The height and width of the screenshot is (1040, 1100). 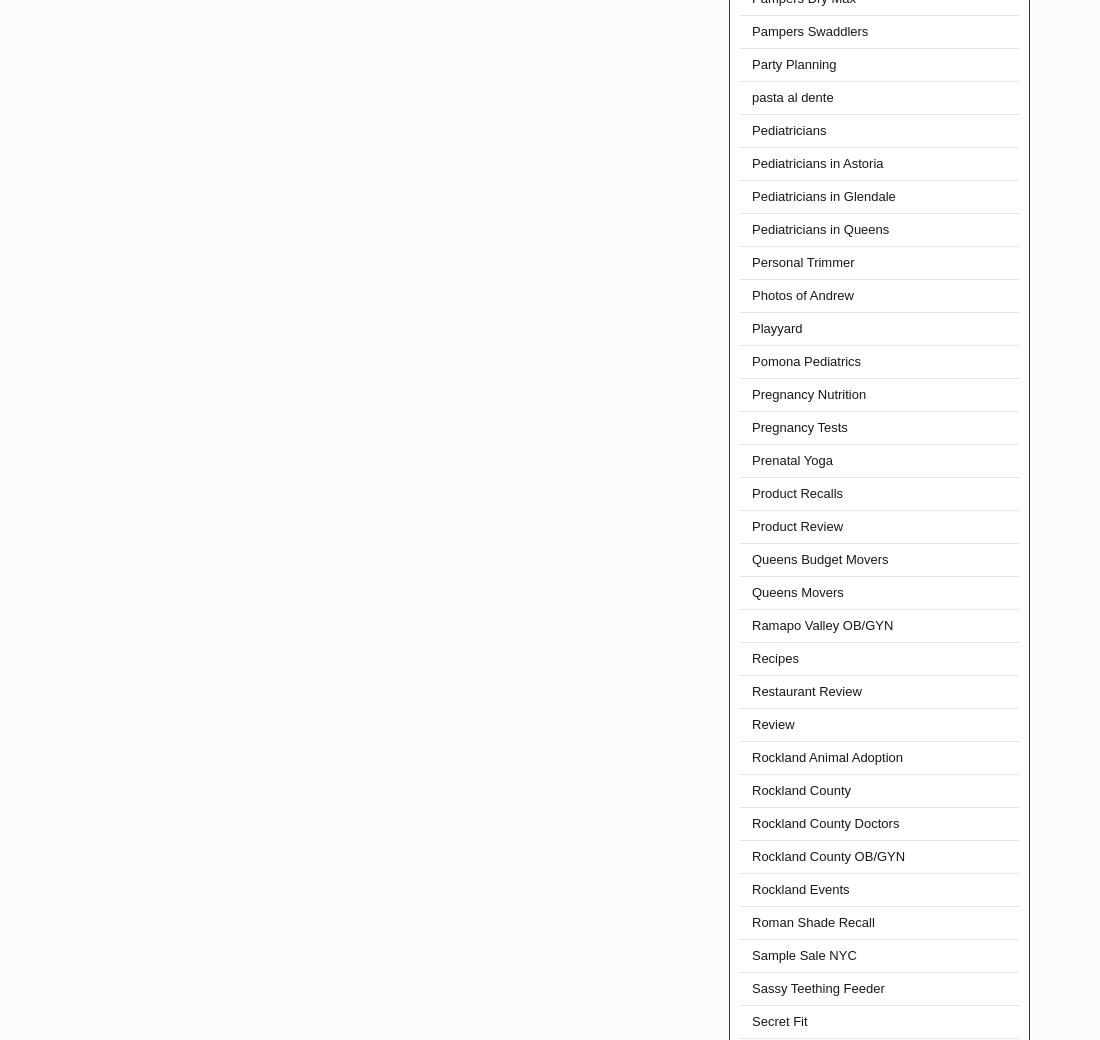 I want to click on 'Photos of Andrew', so click(x=802, y=294).